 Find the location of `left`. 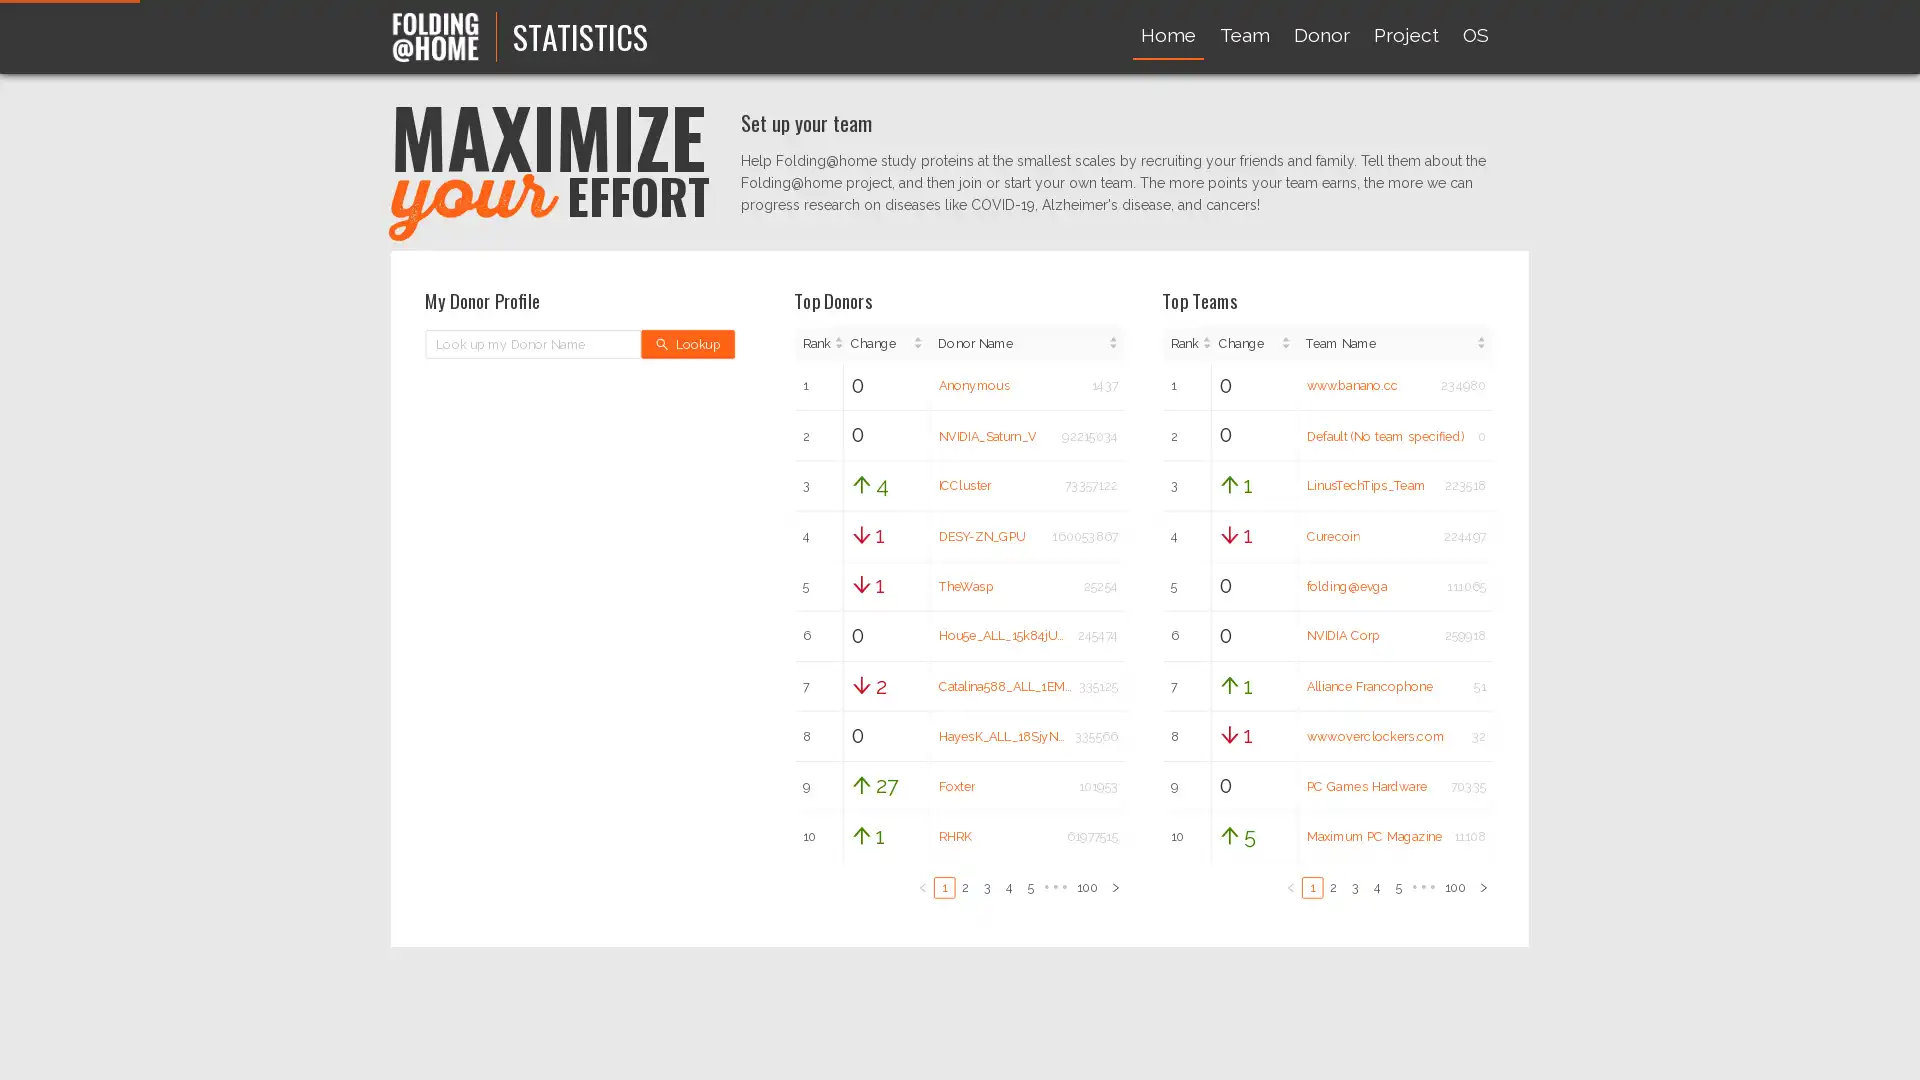

left is located at coordinates (1290, 885).